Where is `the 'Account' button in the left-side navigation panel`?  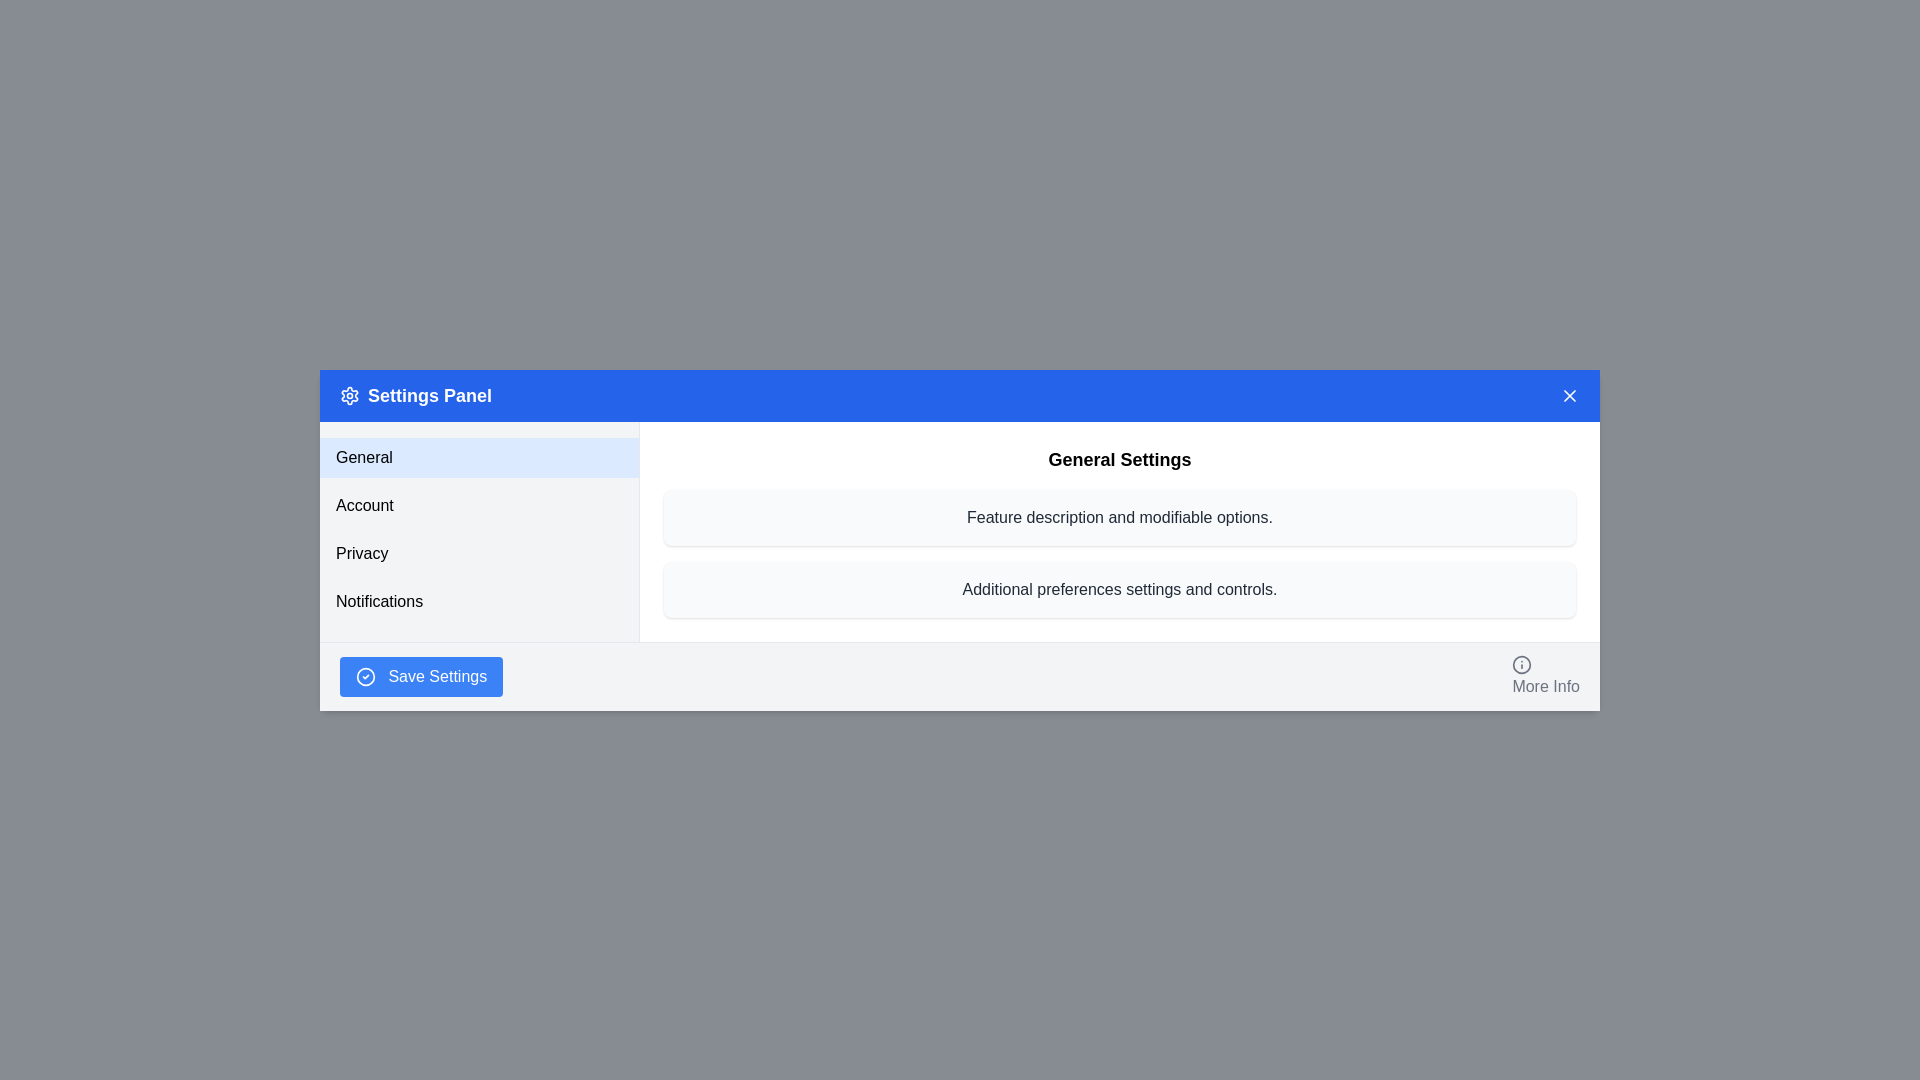
the 'Account' button in the left-side navigation panel is located at coordinates (480, 530).